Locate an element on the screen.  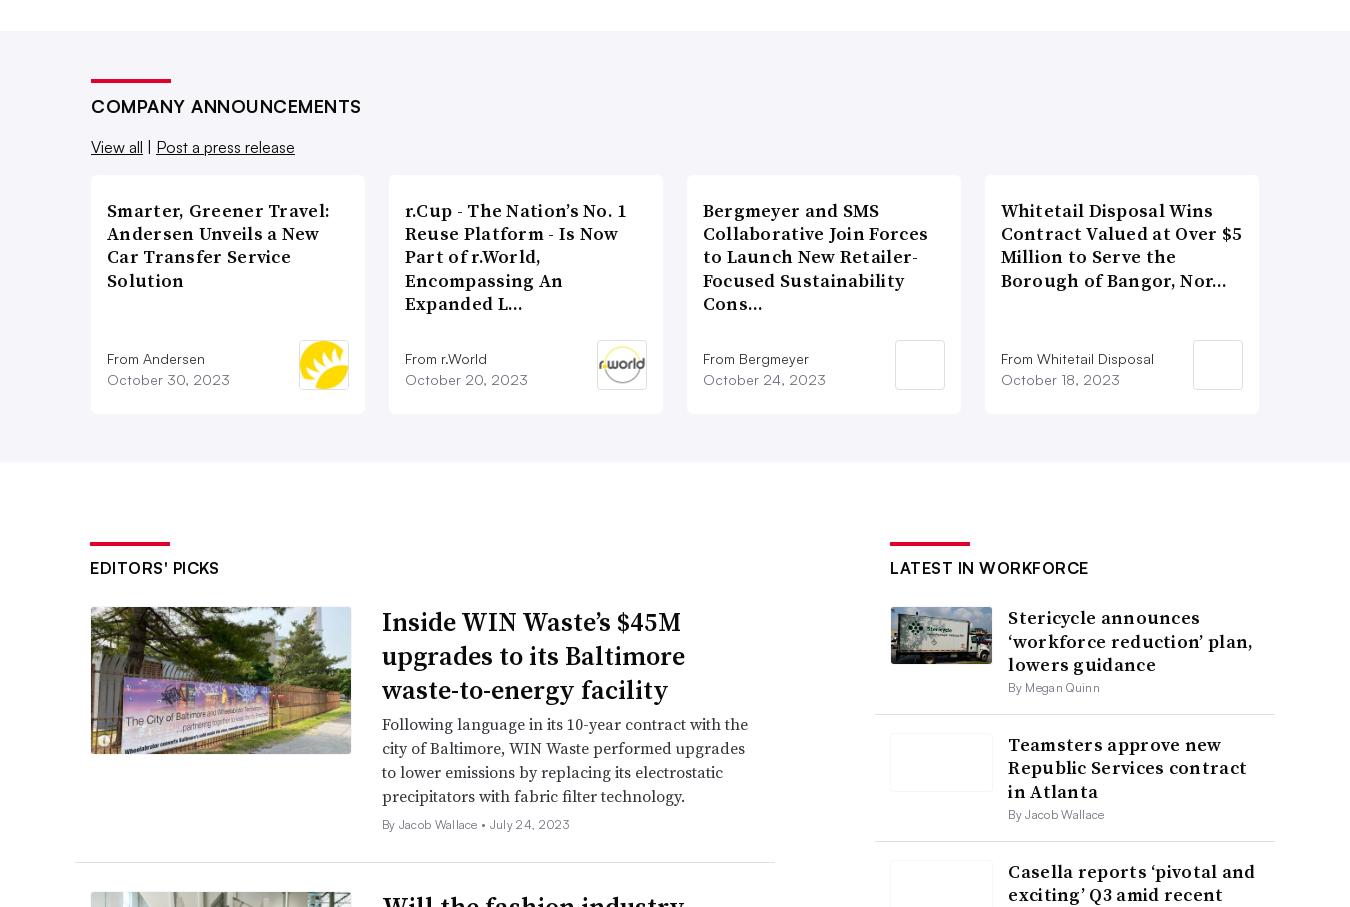
'Smarter, Greener Travel: Andersen Unveils a New Car Transfer Service Solution' is located at coordinates (218, 244).